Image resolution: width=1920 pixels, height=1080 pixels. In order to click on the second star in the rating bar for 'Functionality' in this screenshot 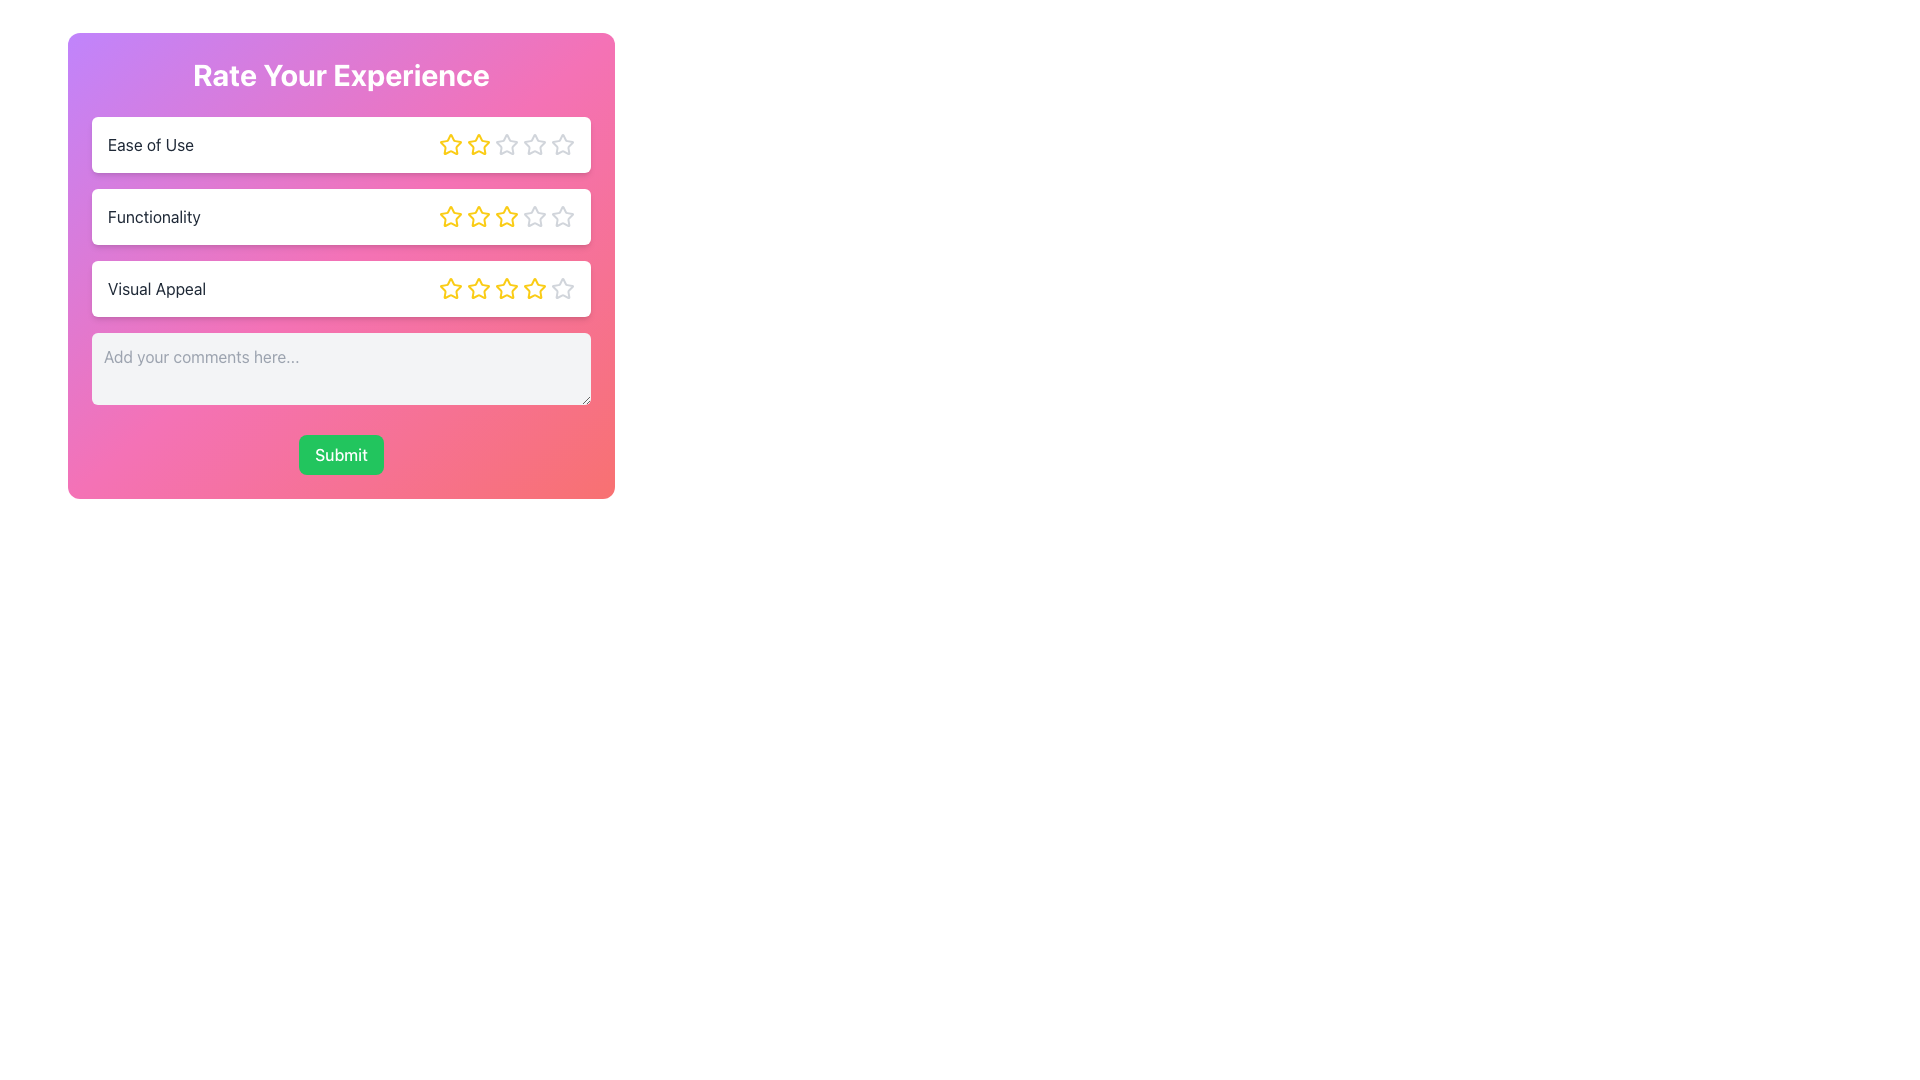, I will do `click(450, 216)`.